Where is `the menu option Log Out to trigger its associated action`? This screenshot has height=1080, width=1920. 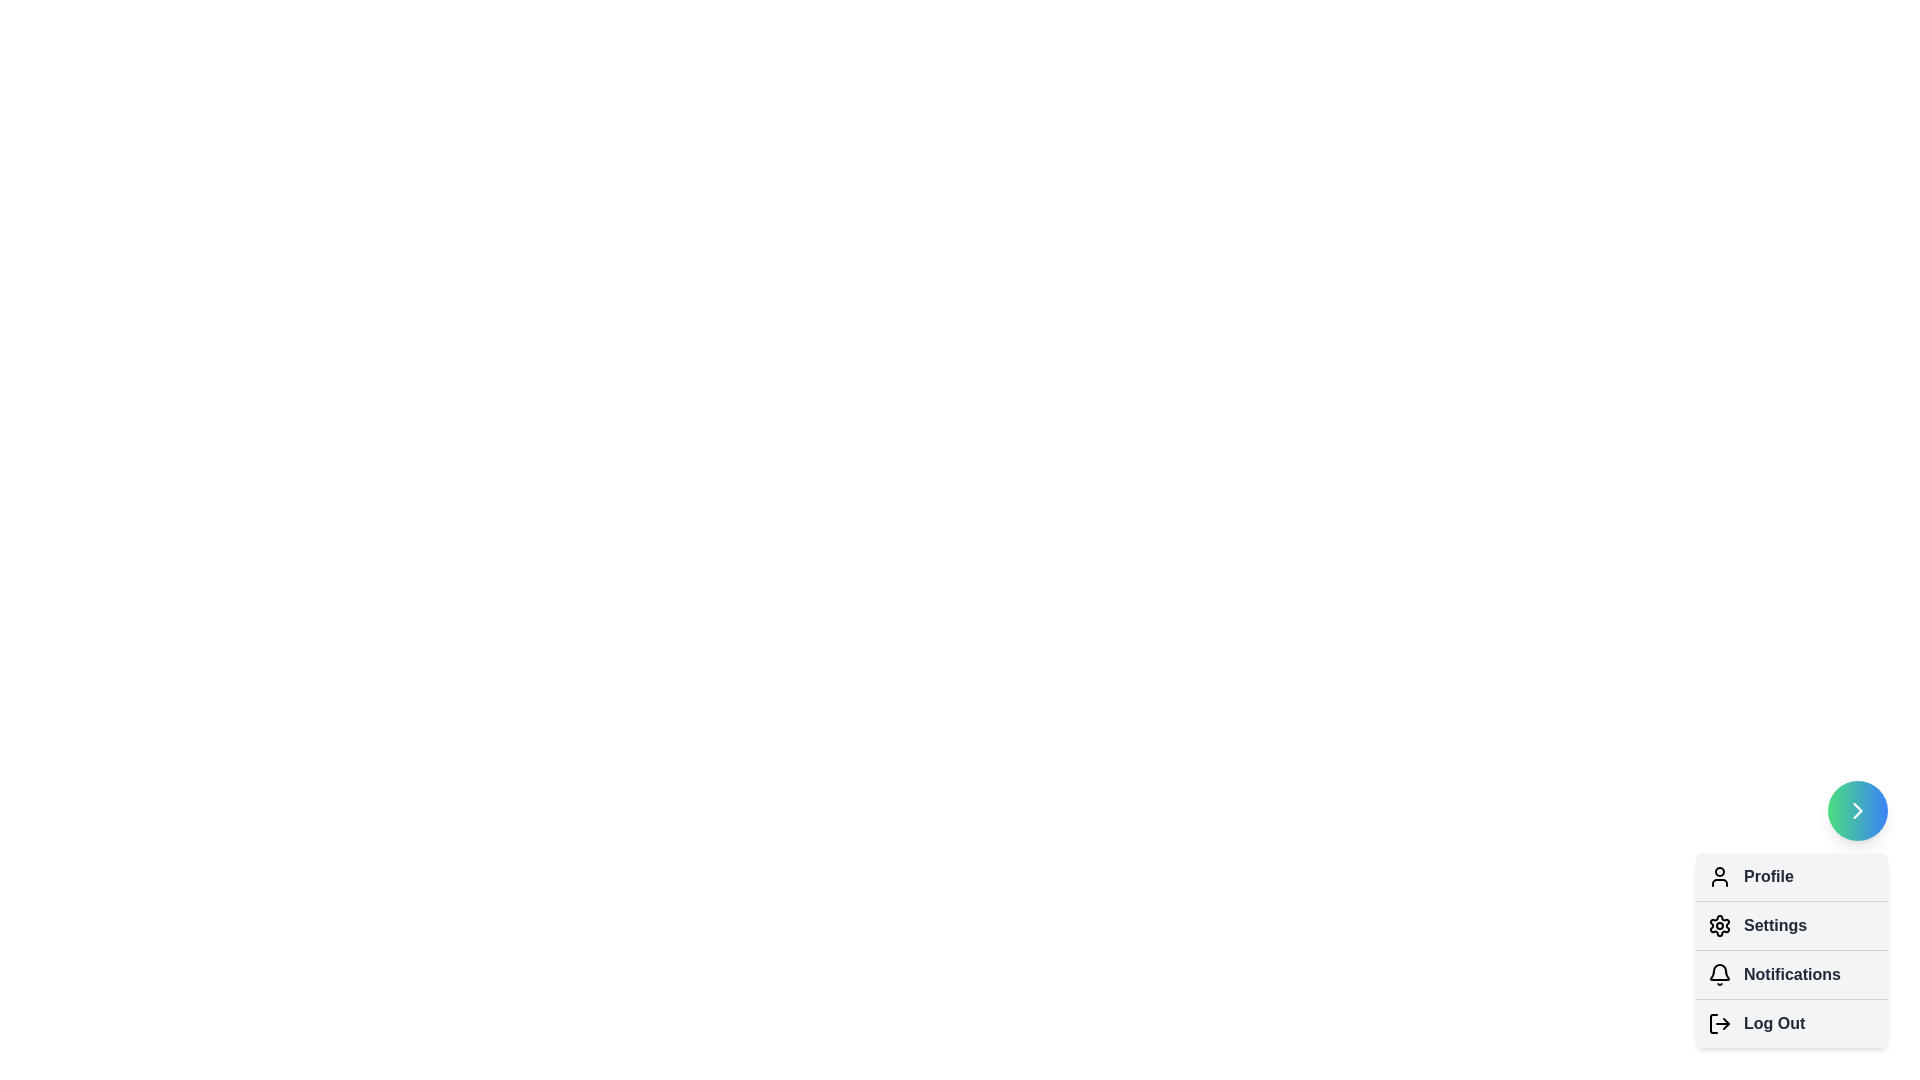 the menu option Log Out to trigger its associated action is located at coordinates (1718, 1023).